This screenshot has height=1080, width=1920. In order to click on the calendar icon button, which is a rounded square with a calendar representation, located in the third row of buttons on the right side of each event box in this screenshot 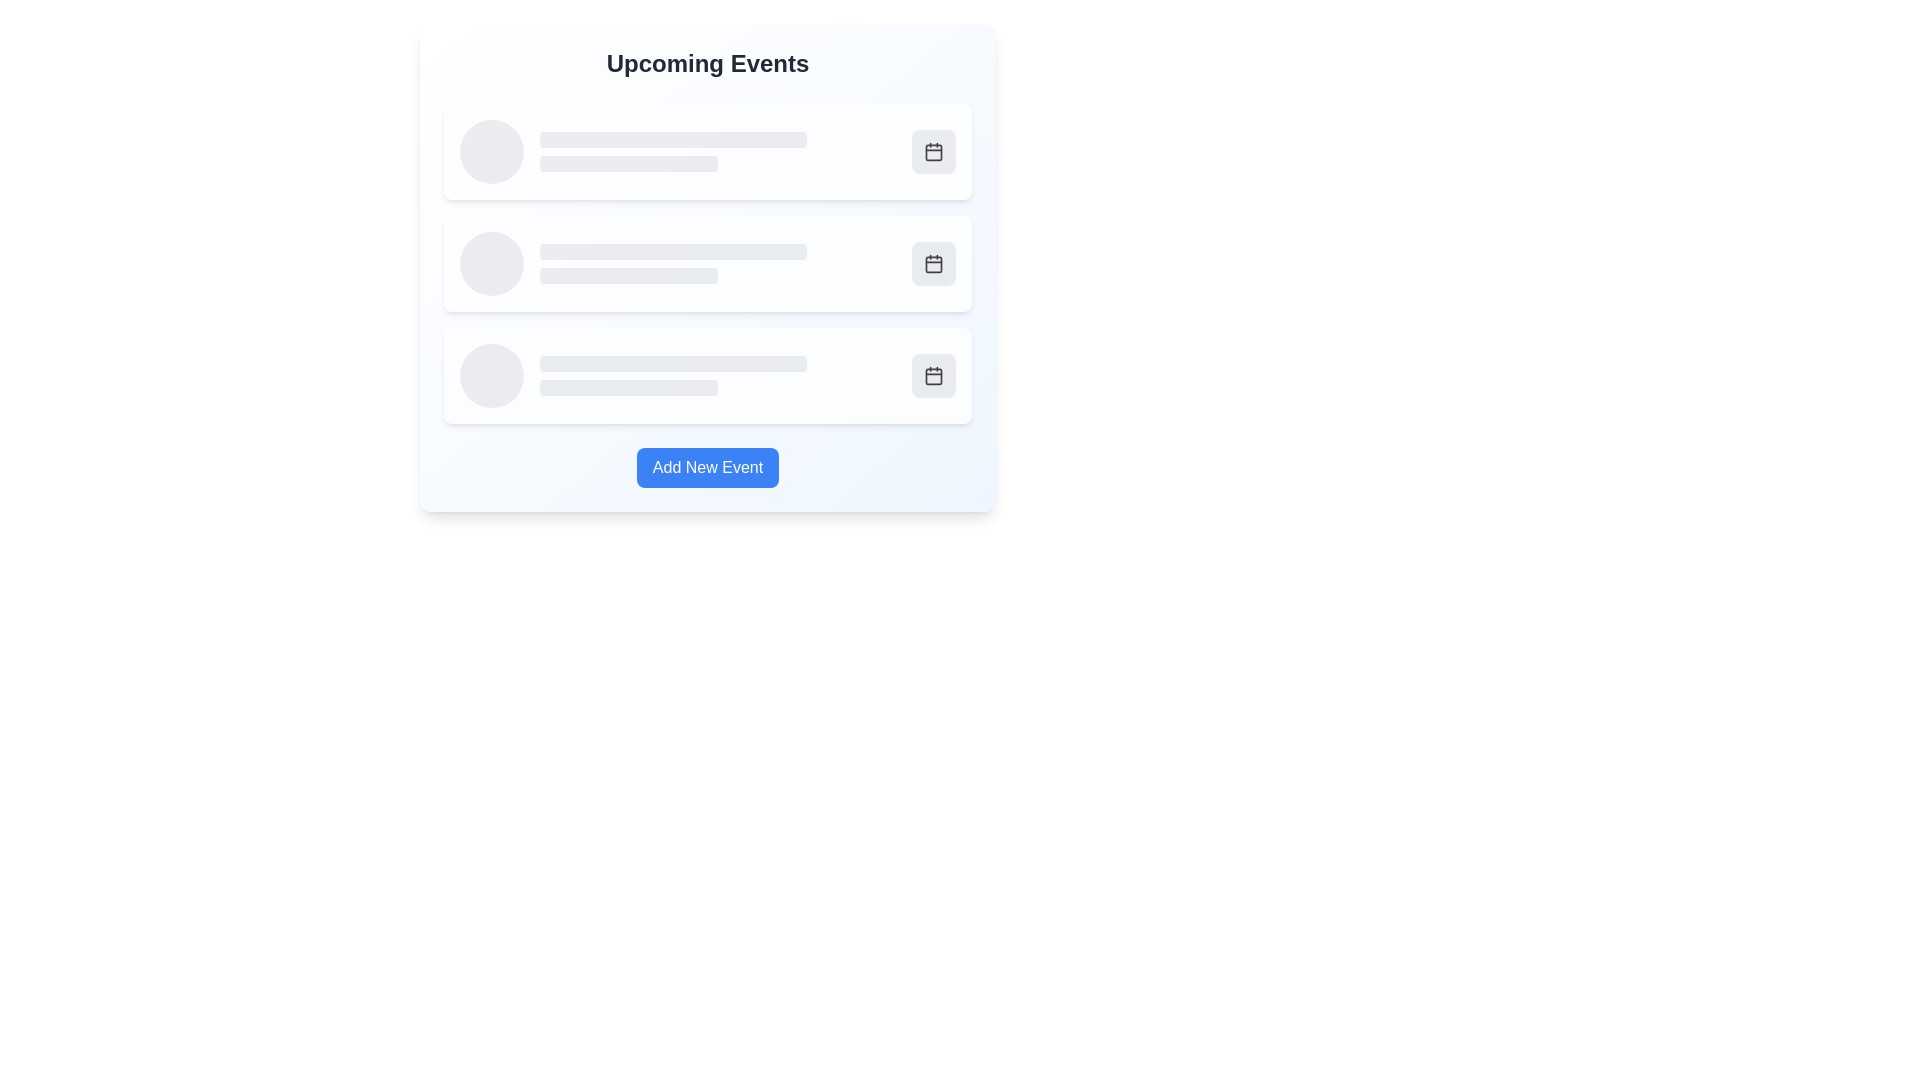, I will do `click(933, 375)`.